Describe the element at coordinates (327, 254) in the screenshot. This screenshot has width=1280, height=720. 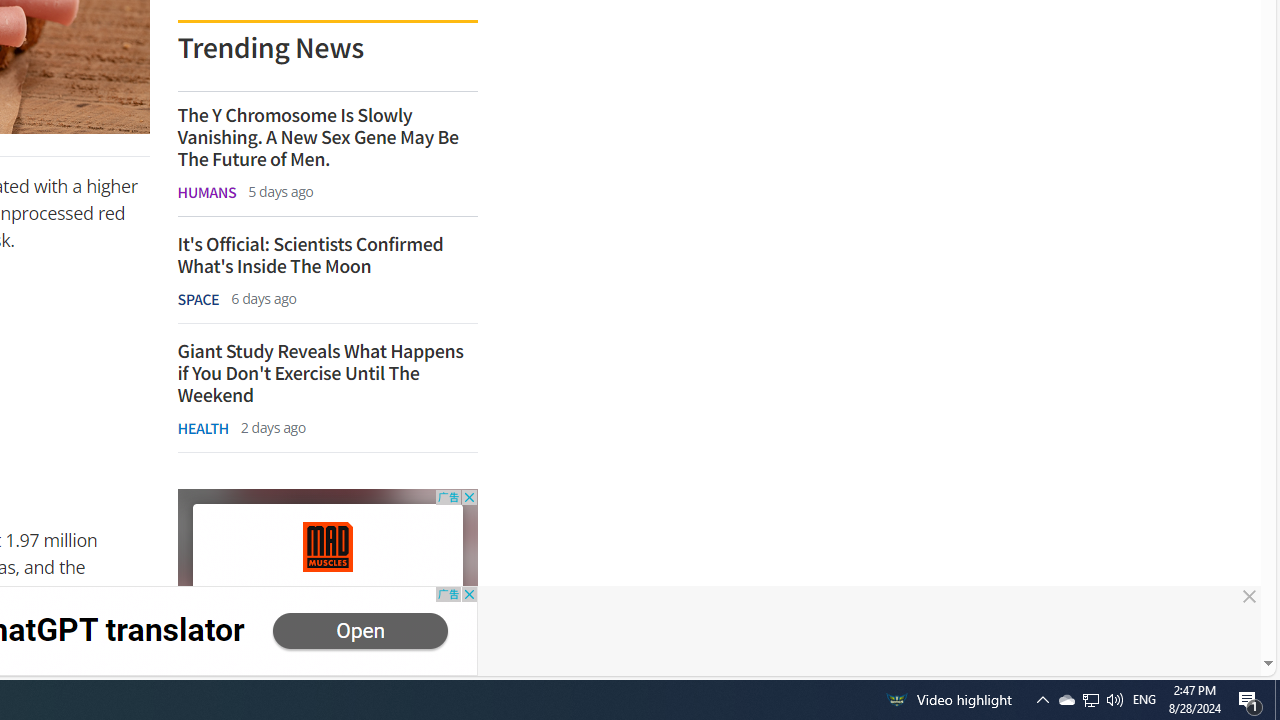
I see `'It'` at that location.